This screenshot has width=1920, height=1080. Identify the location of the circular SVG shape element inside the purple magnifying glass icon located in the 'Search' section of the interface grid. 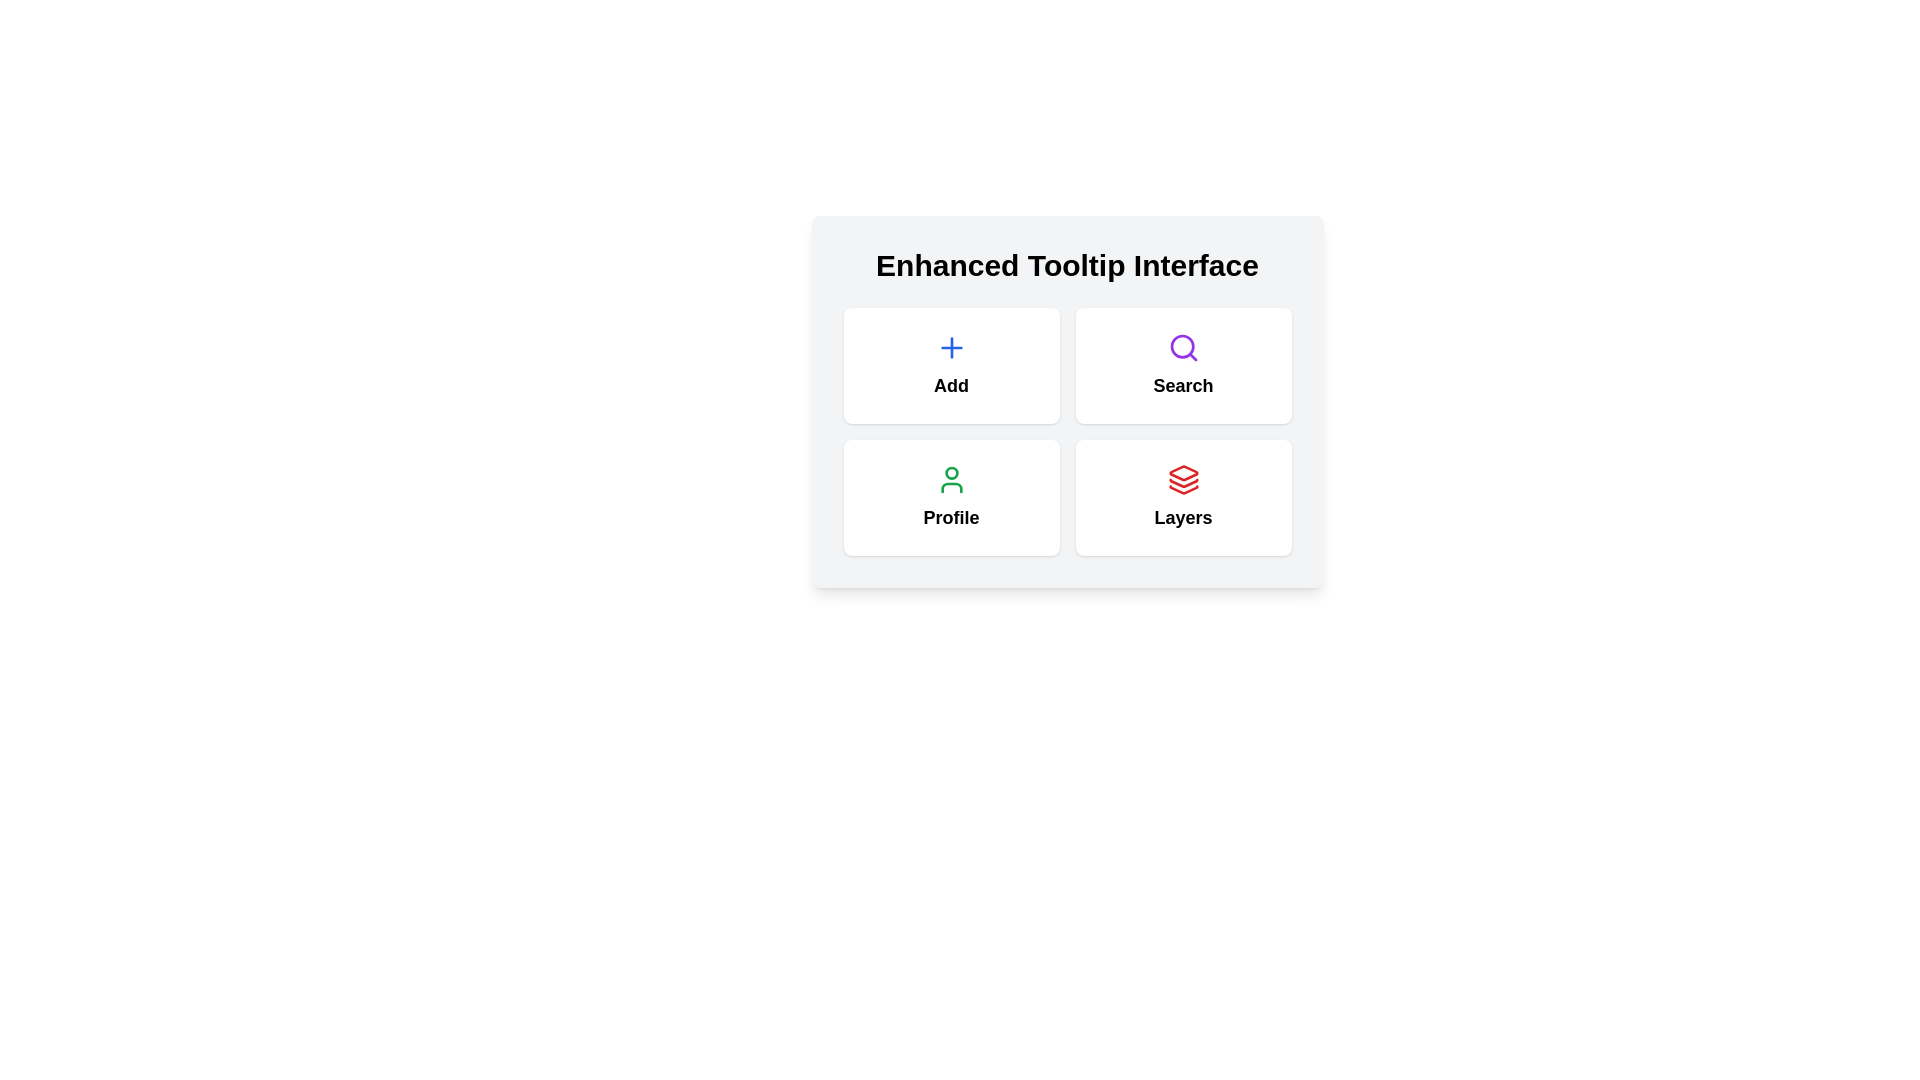
(1182, 345).